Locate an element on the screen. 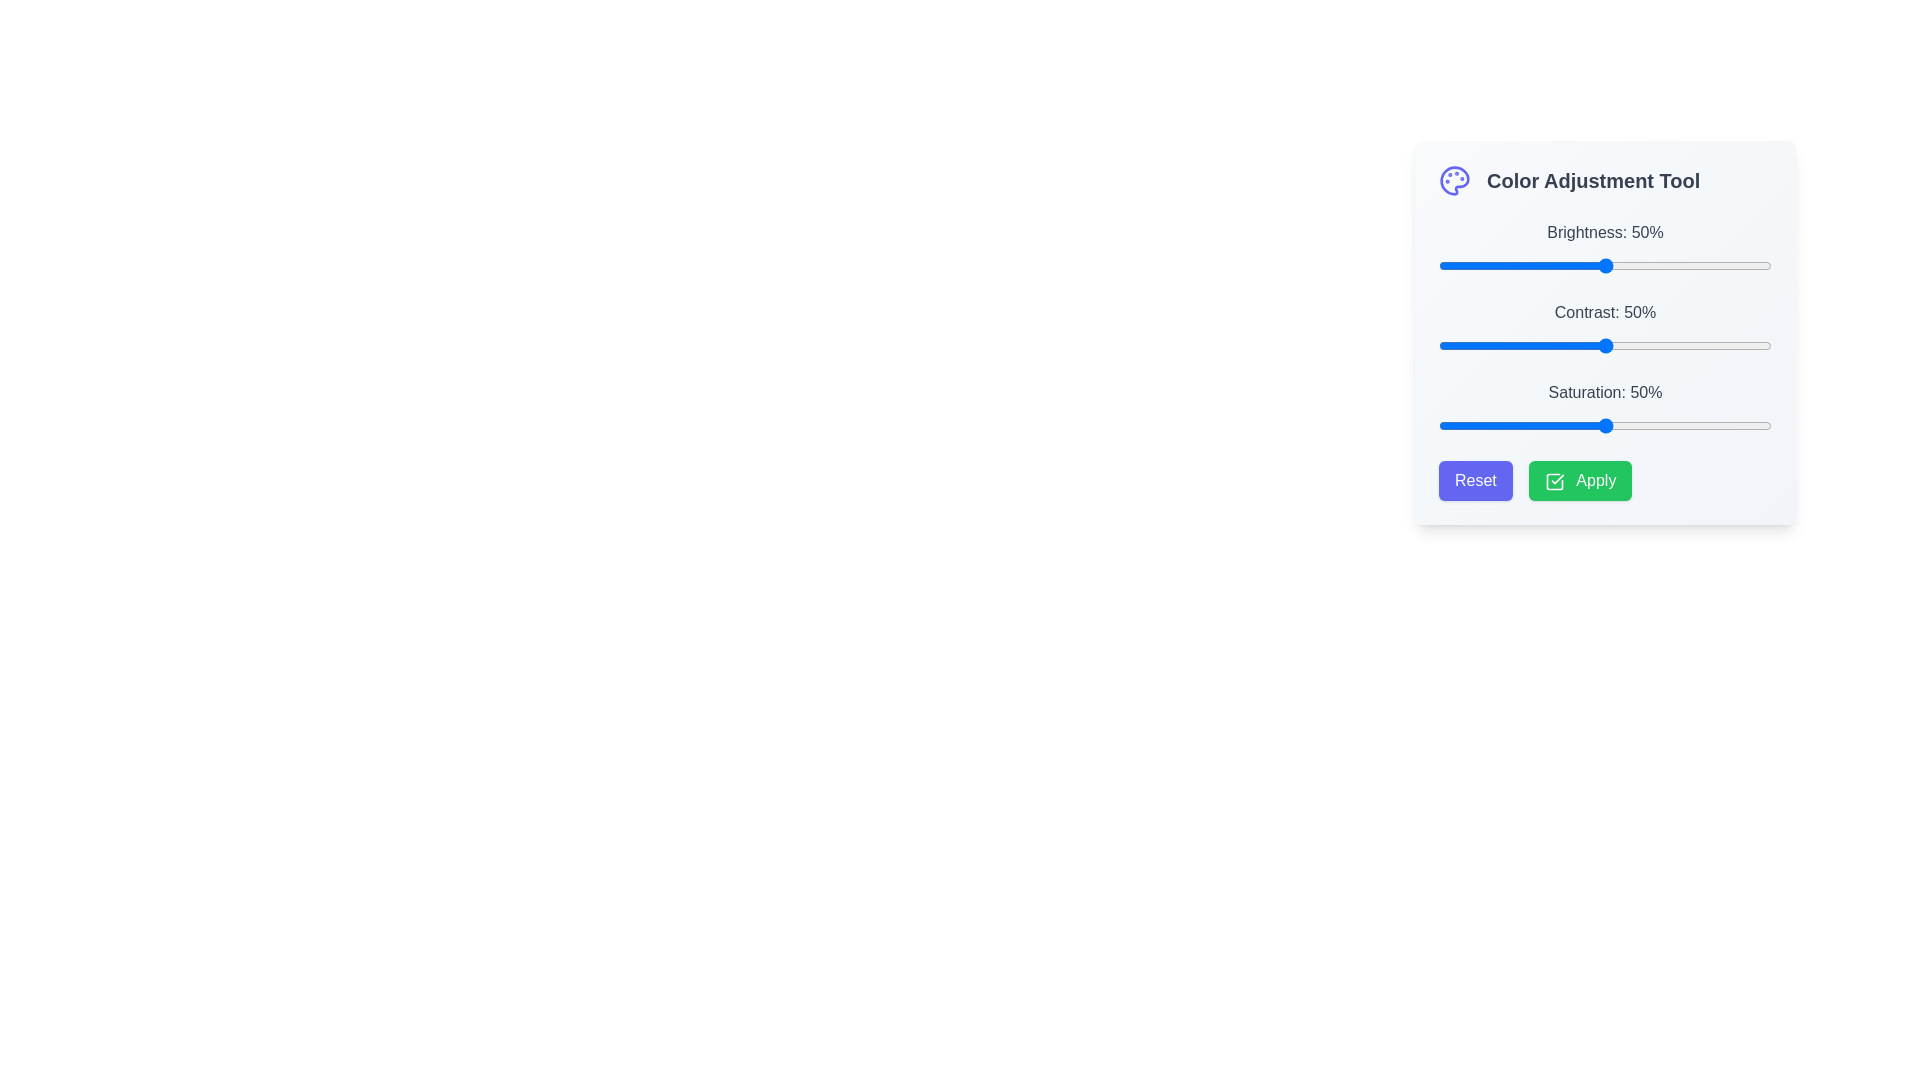 The width and height of the screenshot is (1920, 1080). the contrast is located at coordinates (1737, 345).